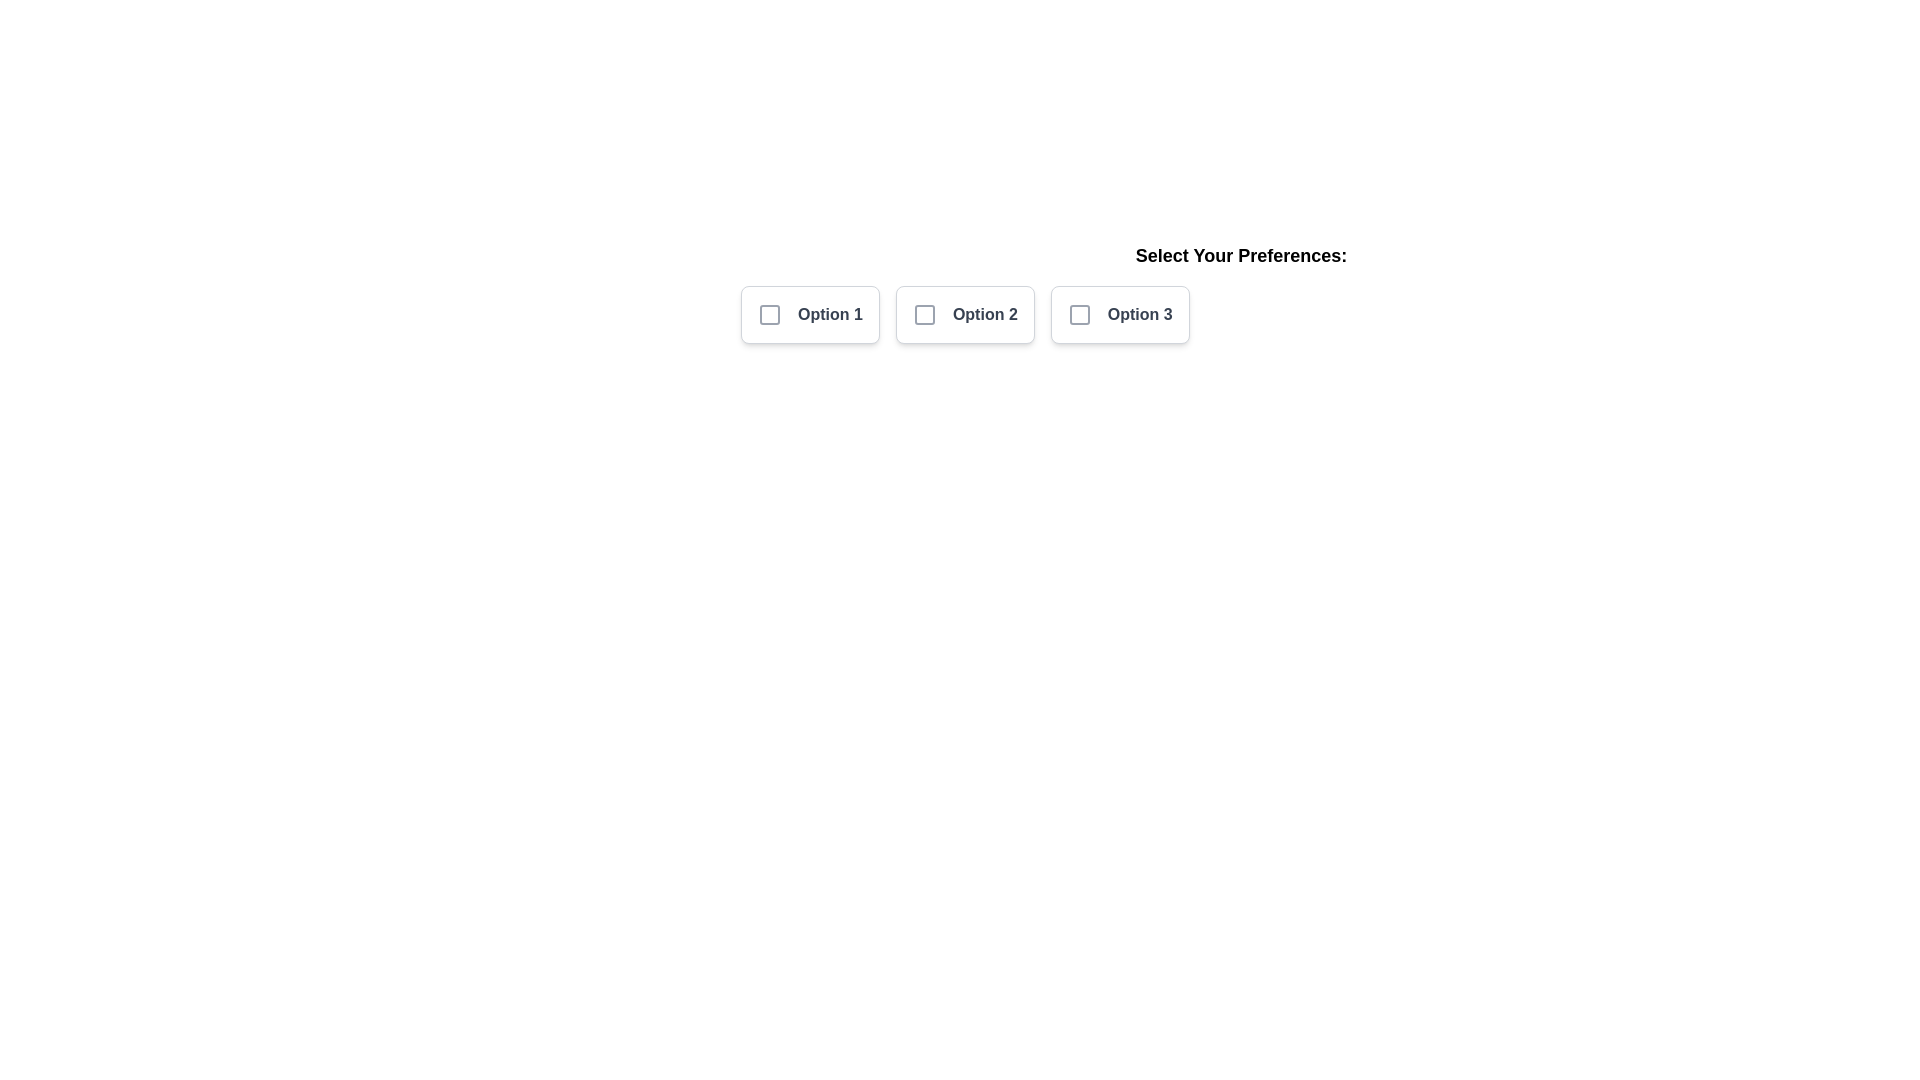 The width and height of the screenshot is (1920, 1080). Describe the element at coordinates (985, 315) in the screenshot. I see `label UI element that indicates an option for the corresponding checkbox, positioned between 'Option 1' and 'Option 3' under 'Select Your Preferences.'` at that location.